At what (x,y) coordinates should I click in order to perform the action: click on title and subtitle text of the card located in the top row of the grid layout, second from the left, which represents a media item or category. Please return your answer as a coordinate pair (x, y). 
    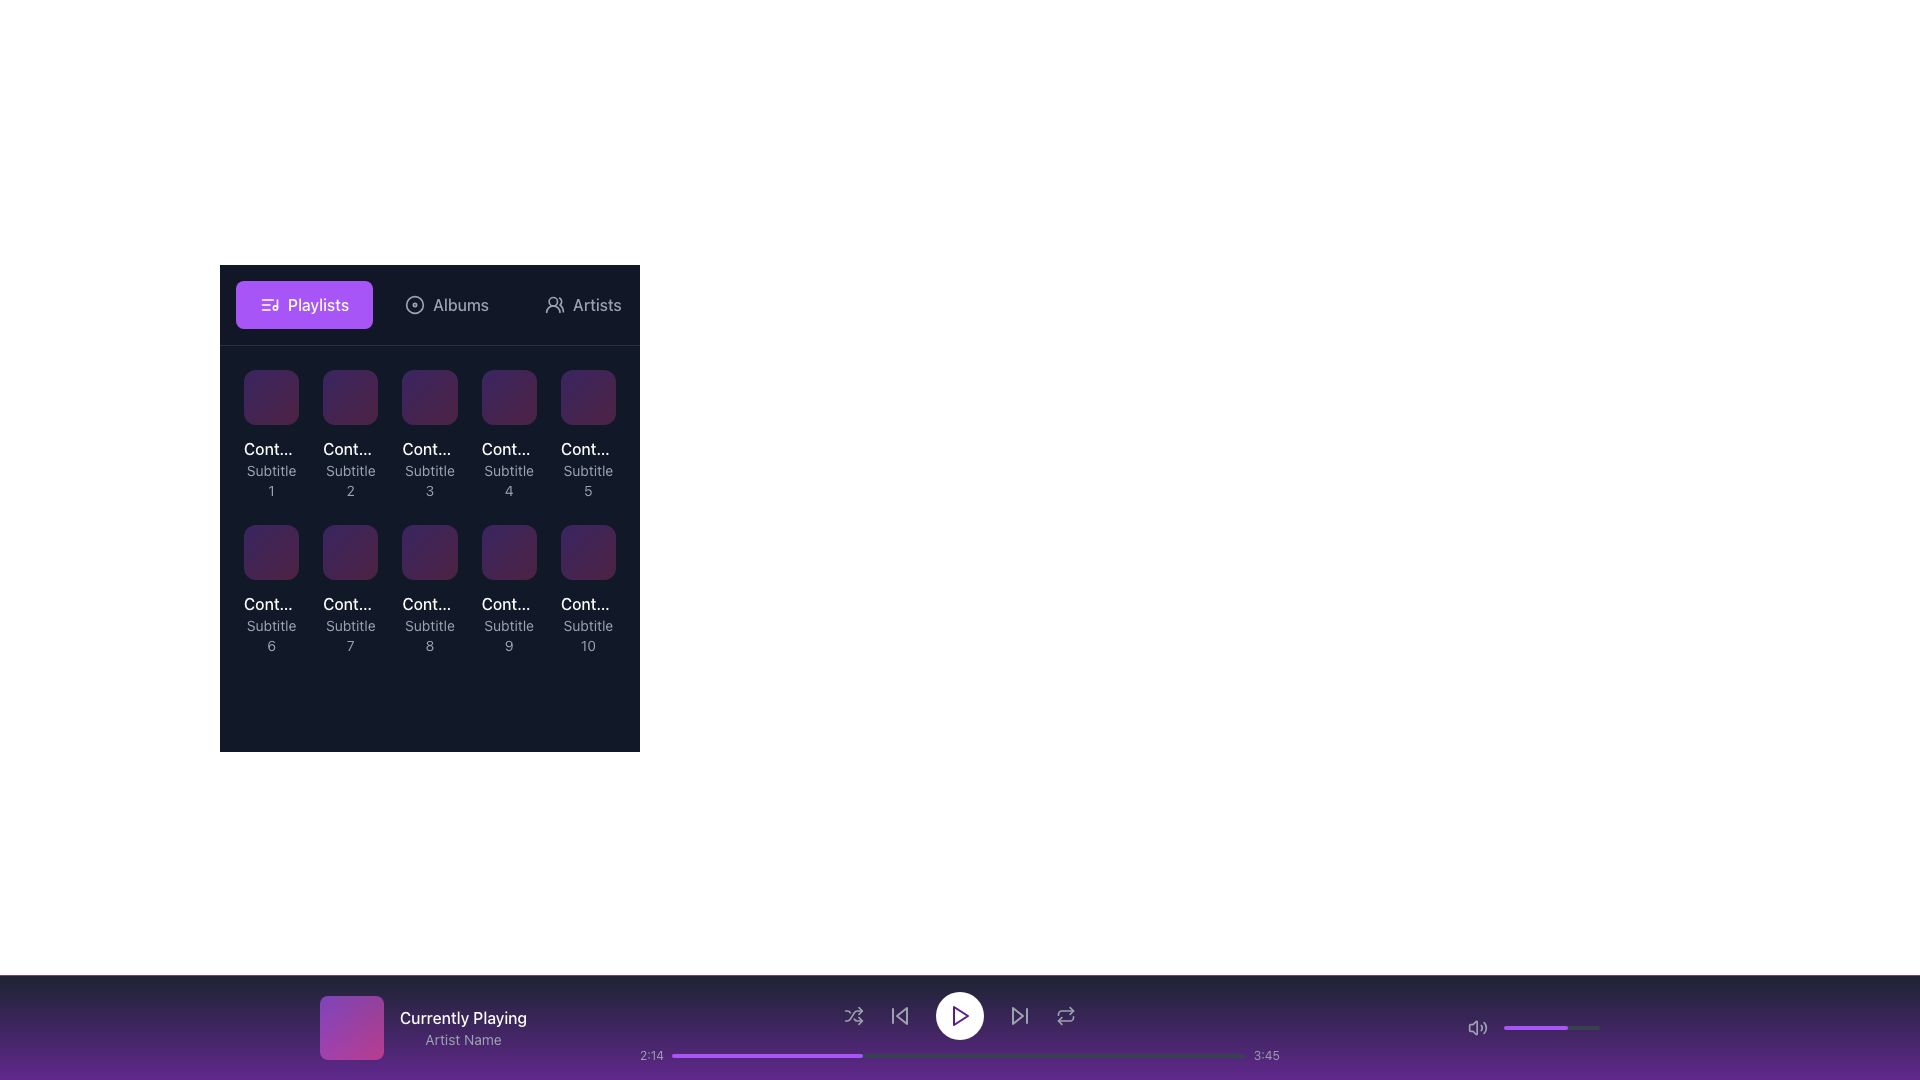
    Looking at the image, I should click on (350, 469).